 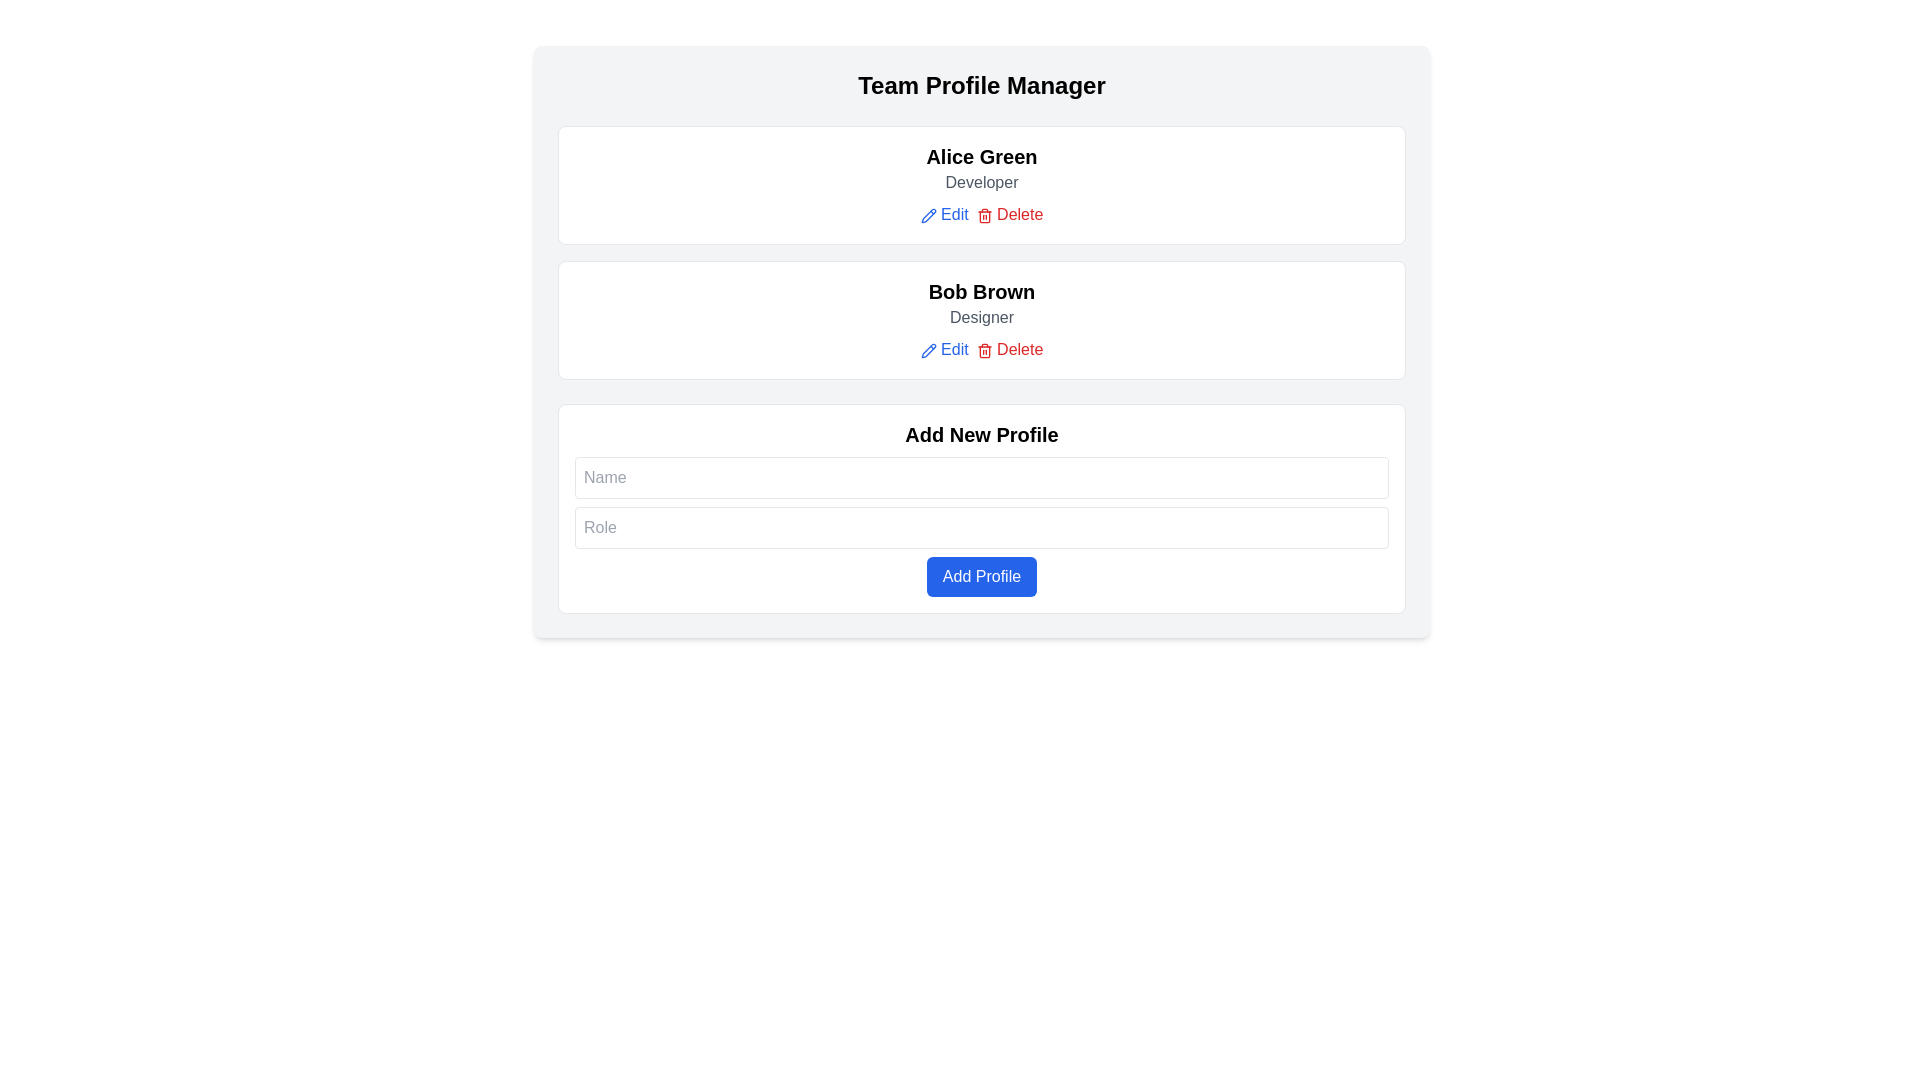 What do you see at coordinates (1009, 215) in the screenshot?
I see `the 'Delete' button with a trash can icon located in the 'Alice Green' profile section` at bounding box center [1009, 215].